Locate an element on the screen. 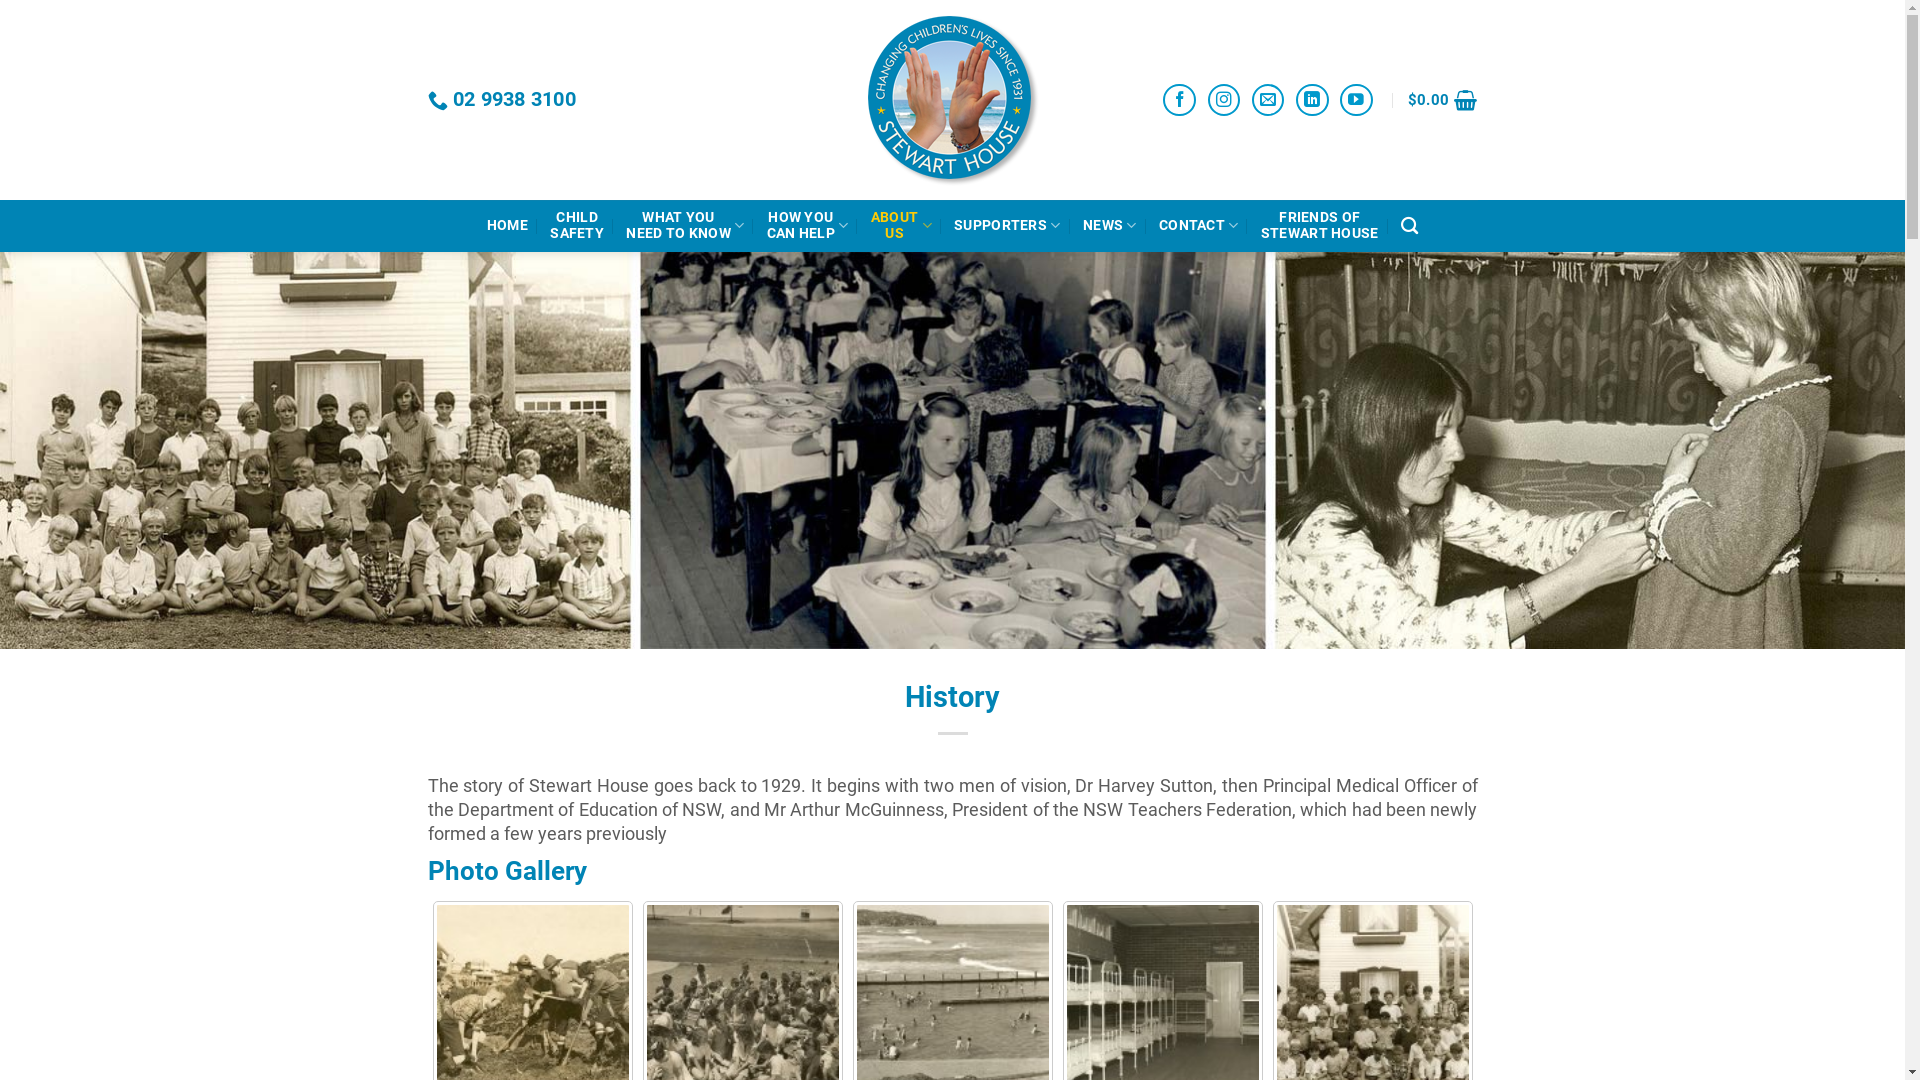 The width and height of the screenshot is (1920, 1080). 'FRIENDS OF is located at coordinates (1320, 225).